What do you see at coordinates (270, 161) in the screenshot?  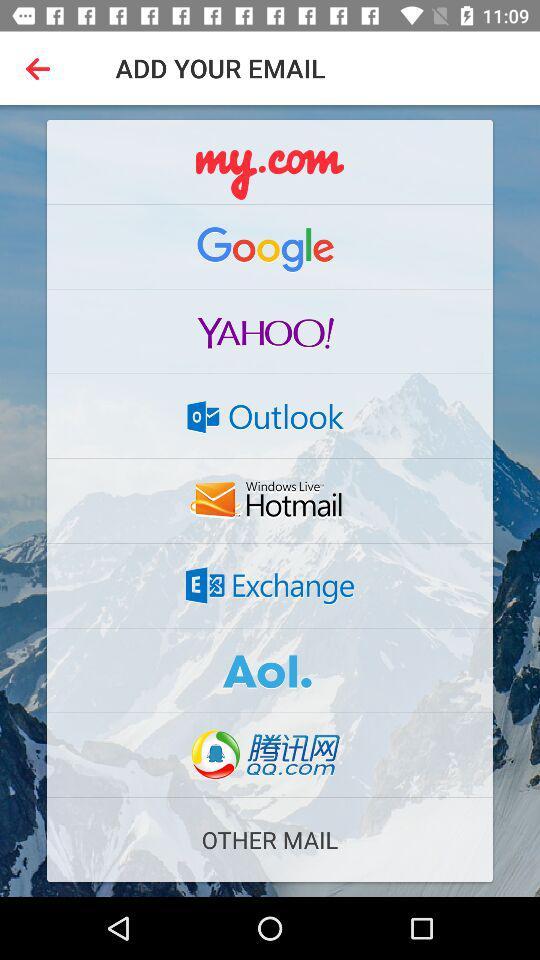 I see `use my.com email` at bounding box center [270, 161].